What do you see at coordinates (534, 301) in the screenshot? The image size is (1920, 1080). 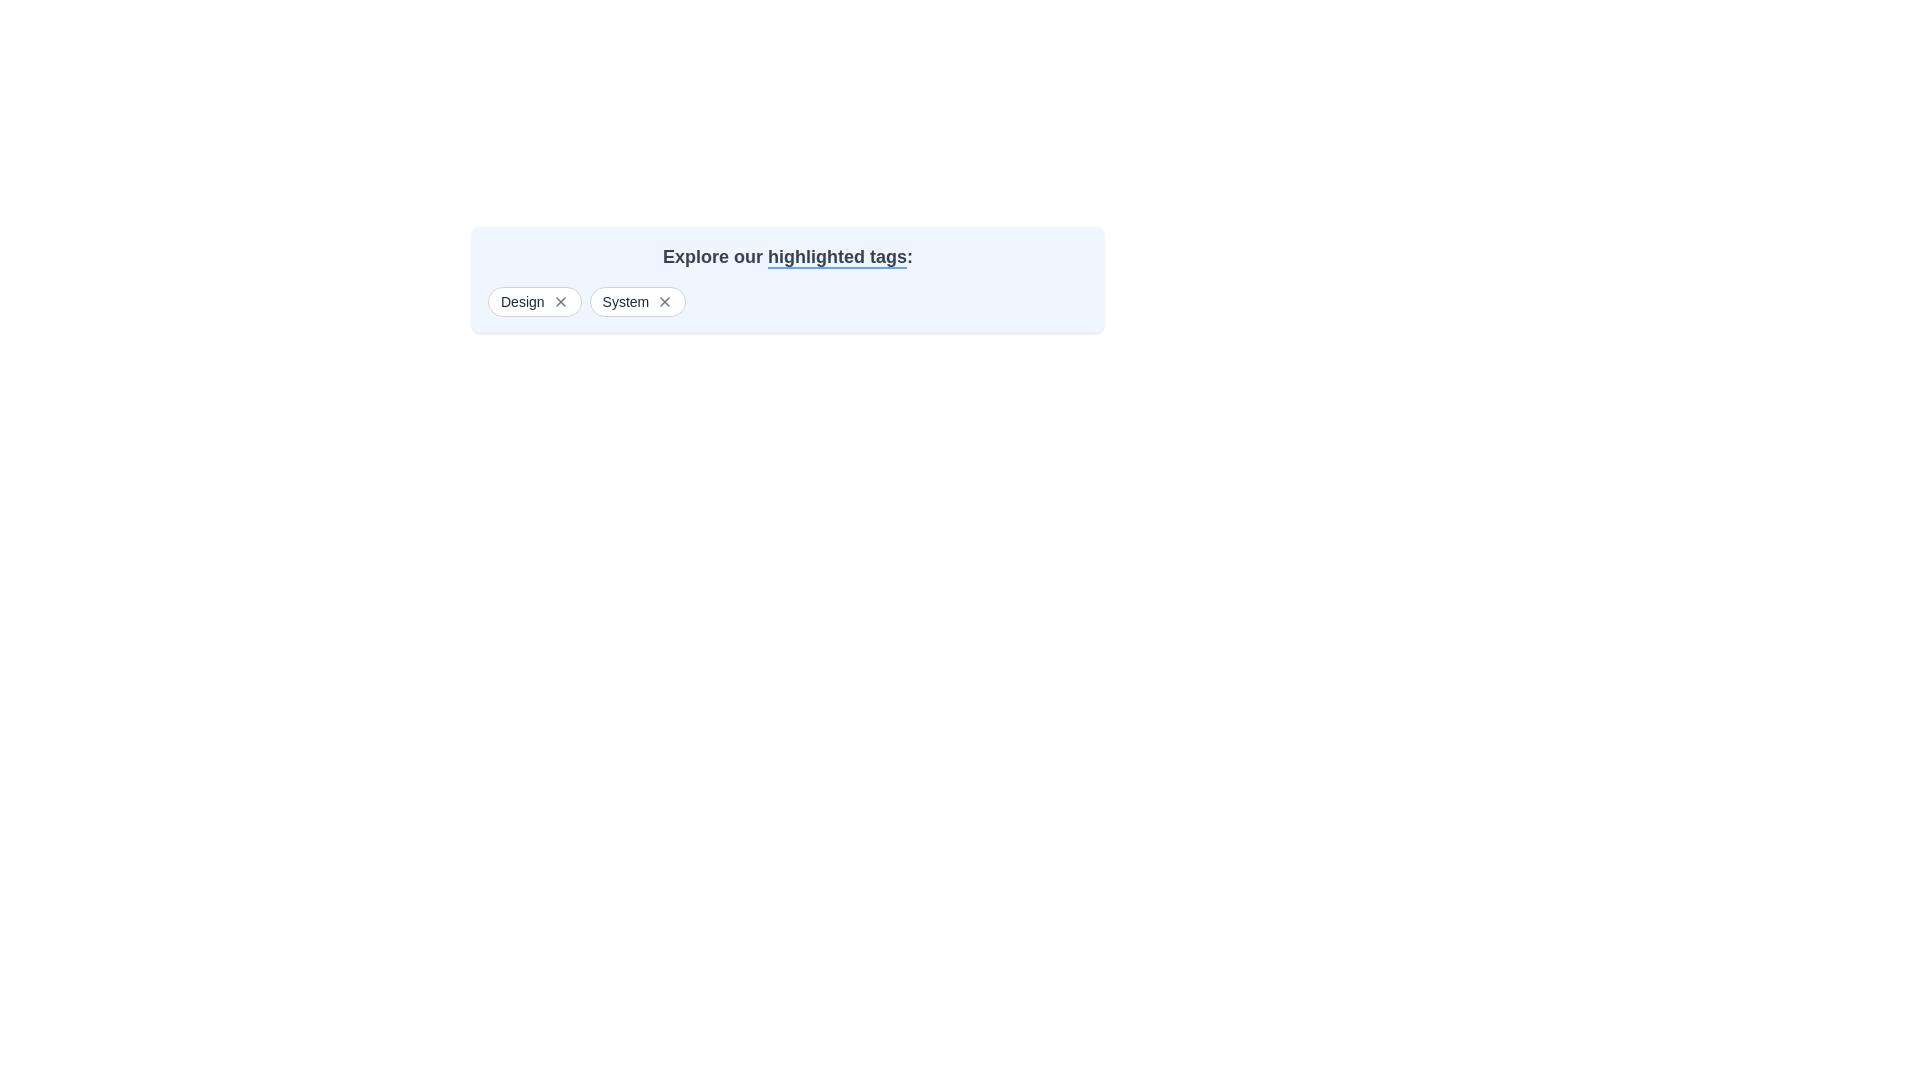 I see `the first tag in the horizontal list of tags` at bounding box center [534, 301].